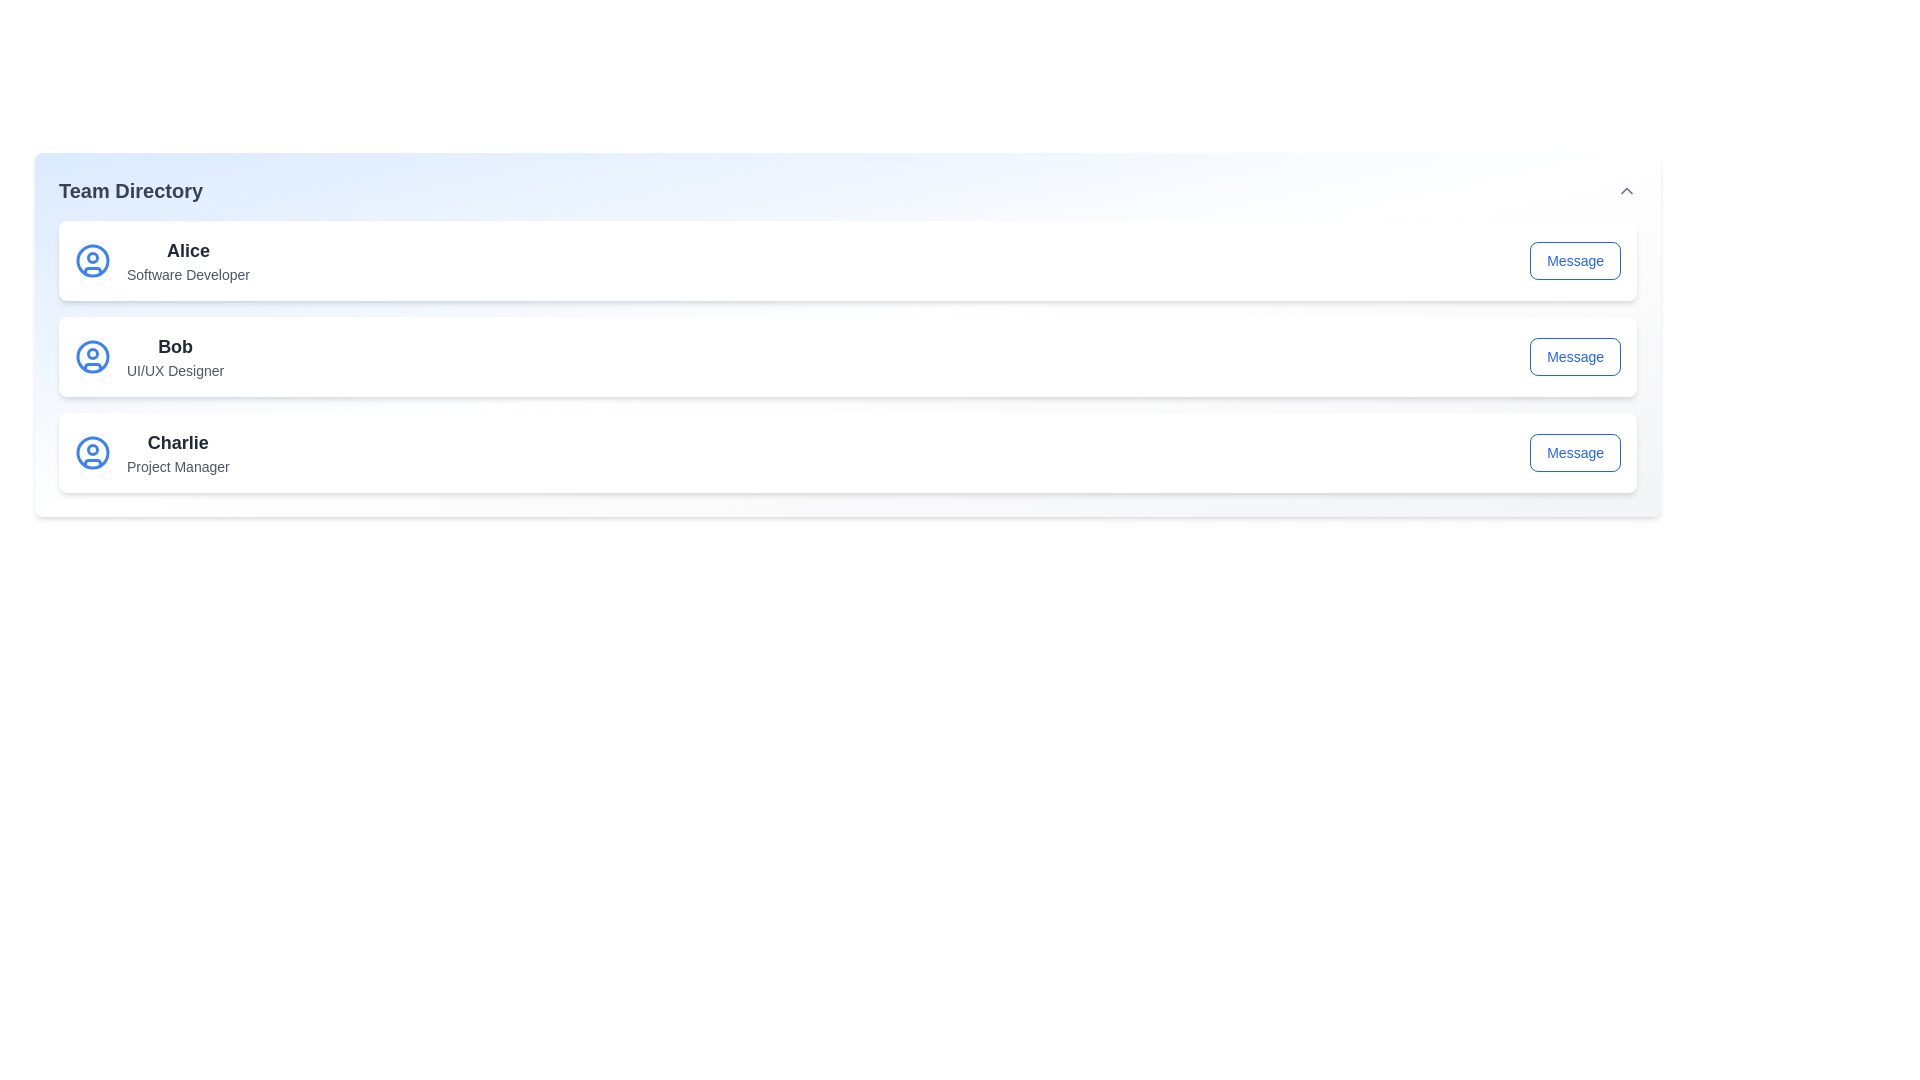 The image size is (1920, 1080). I want to click on text block element displaying the name 'Alice' and title 'Software Developer', which is the first item in the list under the 'Team Directory' header, so click(188, 260).